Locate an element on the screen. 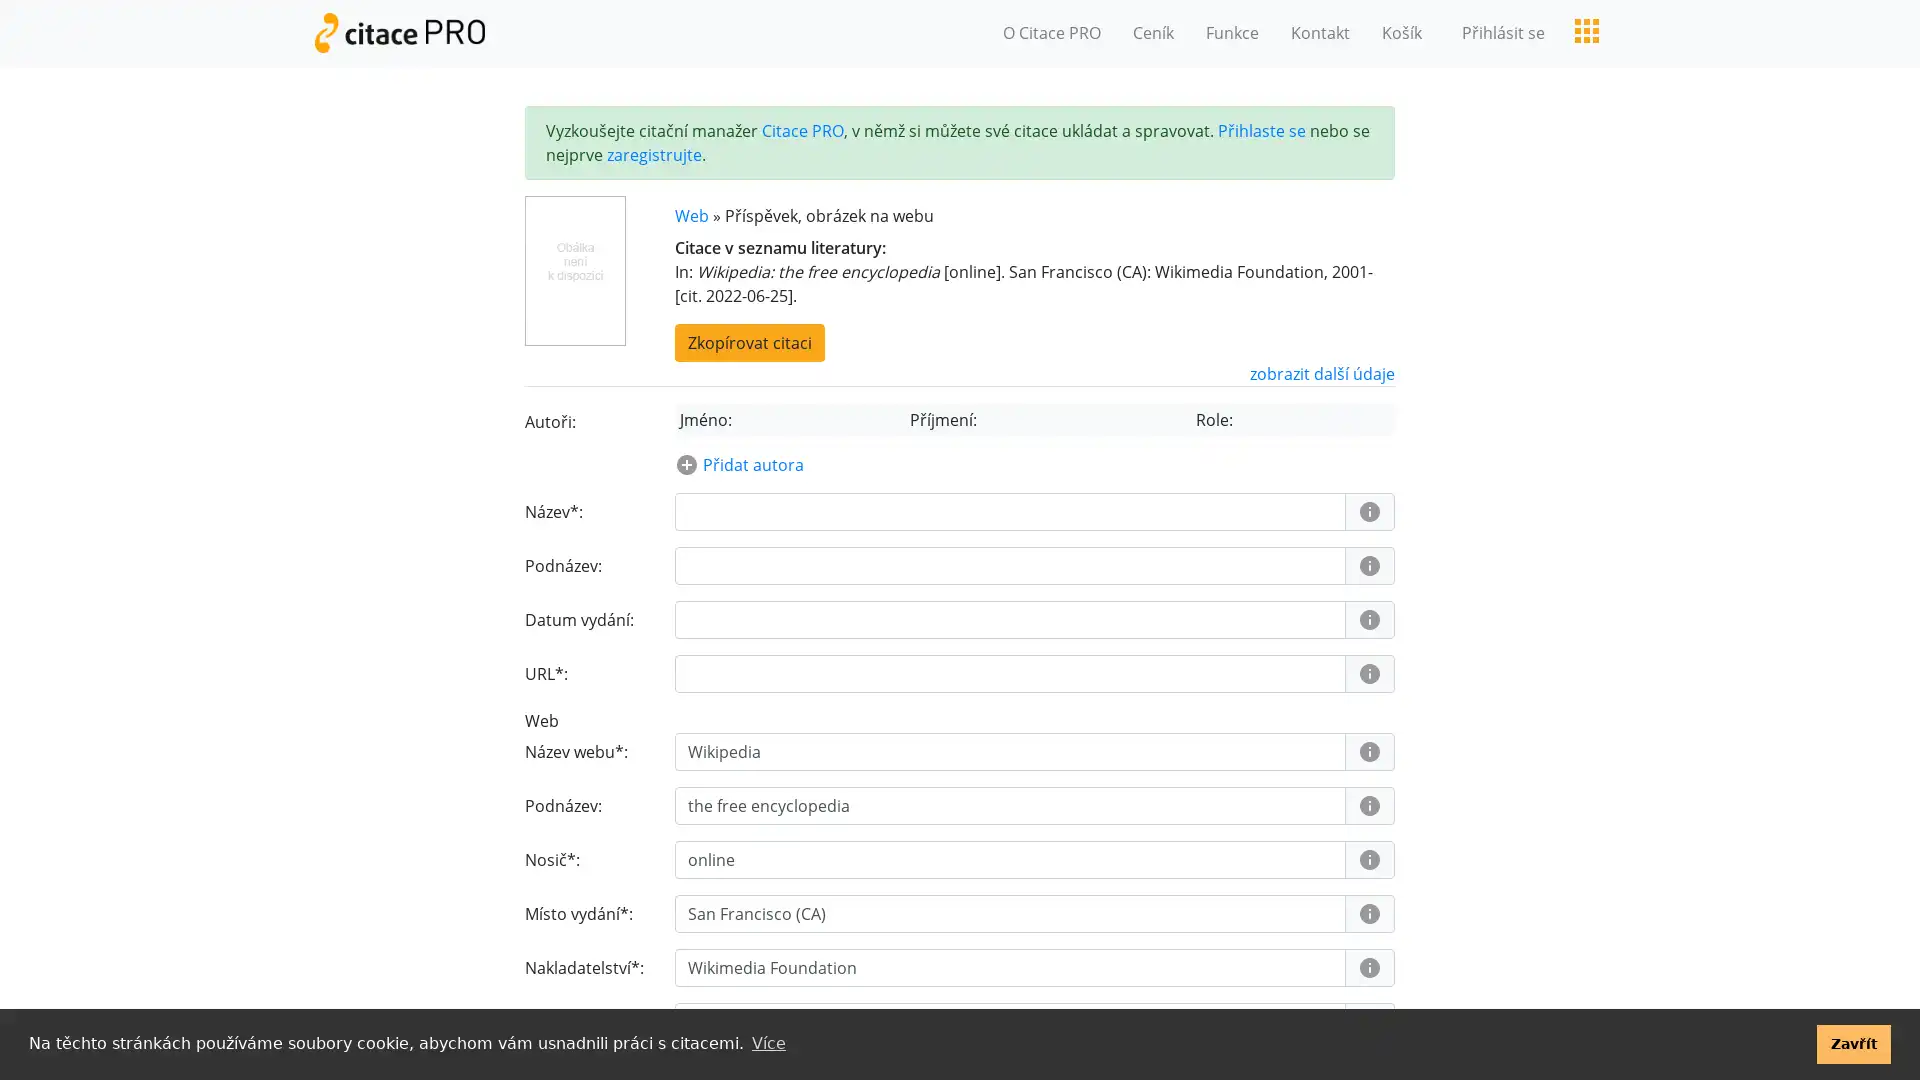 The height and width of the screenshot is (1080, 1920). Zkopirovat citaci is located at coordinates (748, 342).